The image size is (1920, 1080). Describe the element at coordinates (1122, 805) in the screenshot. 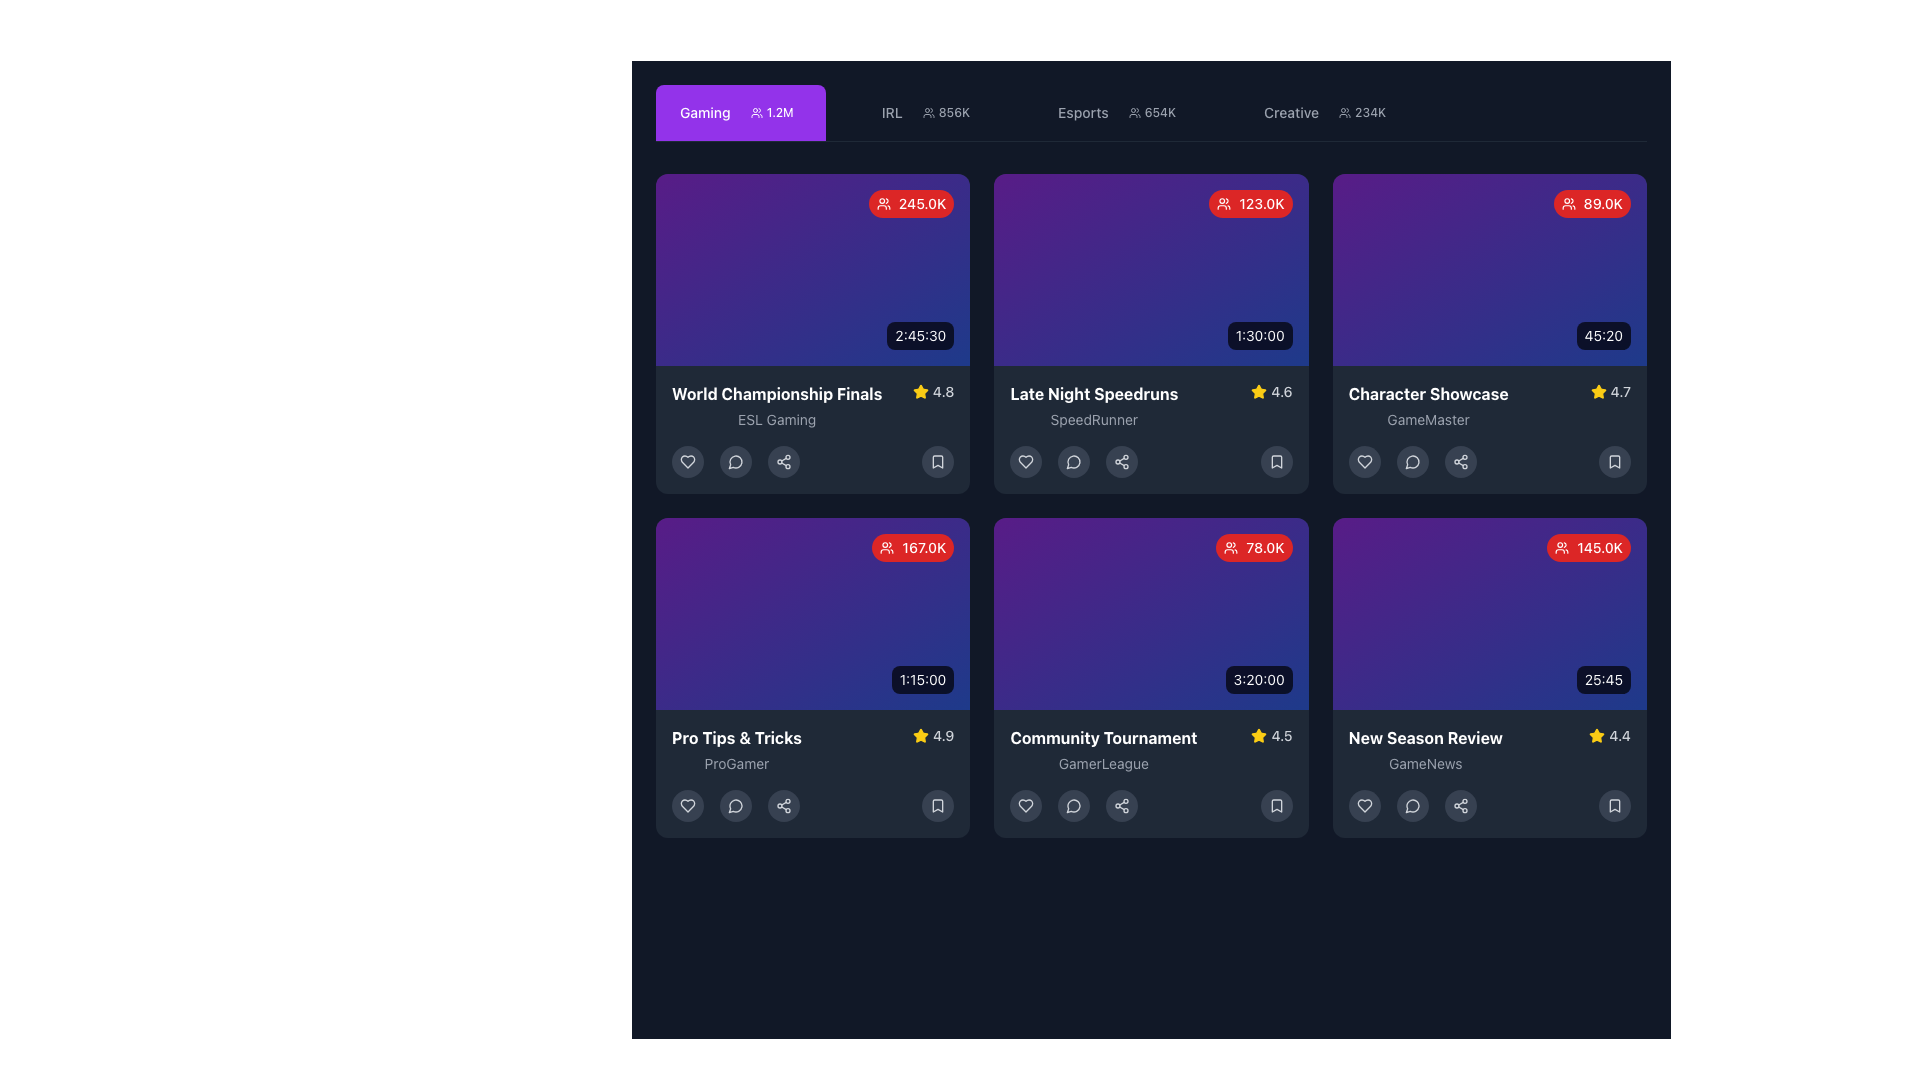

I see `the share icon button located at the bottom-center of the 'Community Tournament' card, which is the third icon from the left in the row of interaction icons` at that location.